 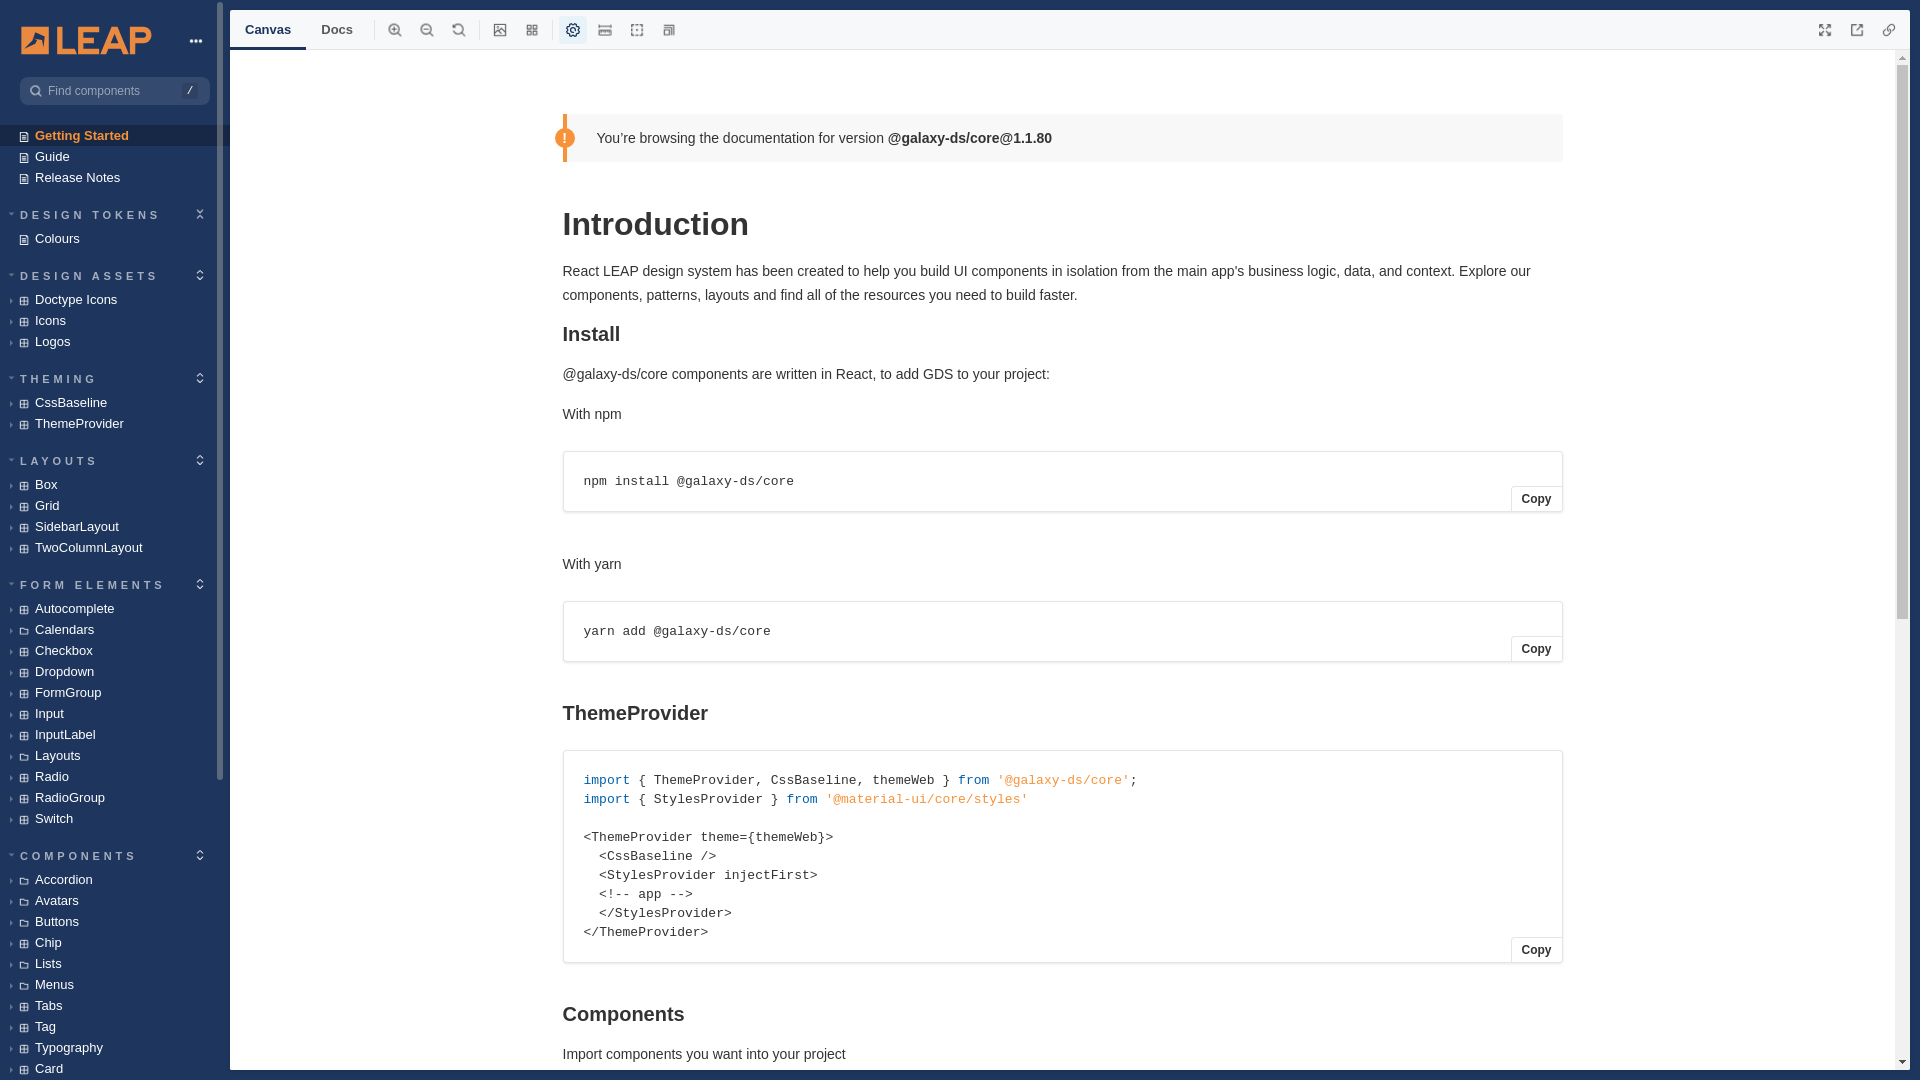 I want to click on 'Icons', so click(x=114, y=319).